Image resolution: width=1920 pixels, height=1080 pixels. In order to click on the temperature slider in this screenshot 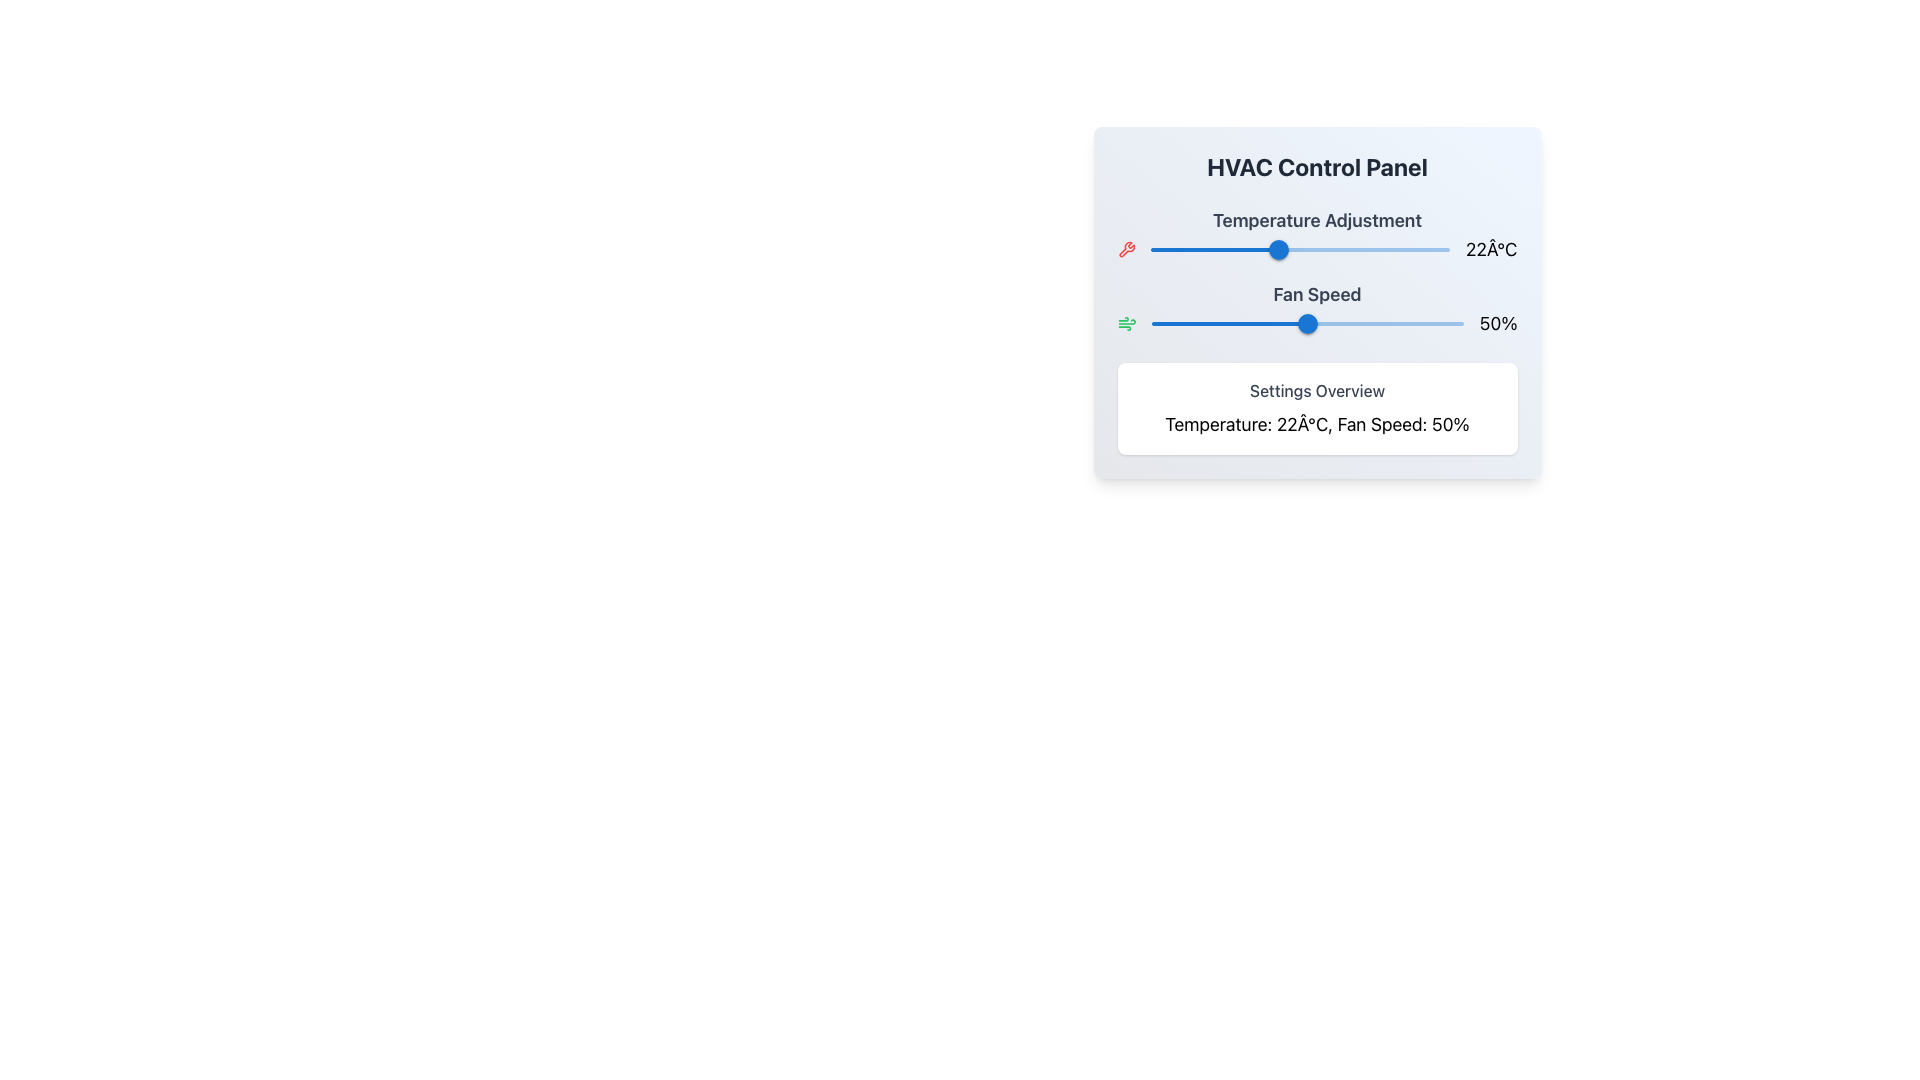, I will do `click(1210, 249)`.